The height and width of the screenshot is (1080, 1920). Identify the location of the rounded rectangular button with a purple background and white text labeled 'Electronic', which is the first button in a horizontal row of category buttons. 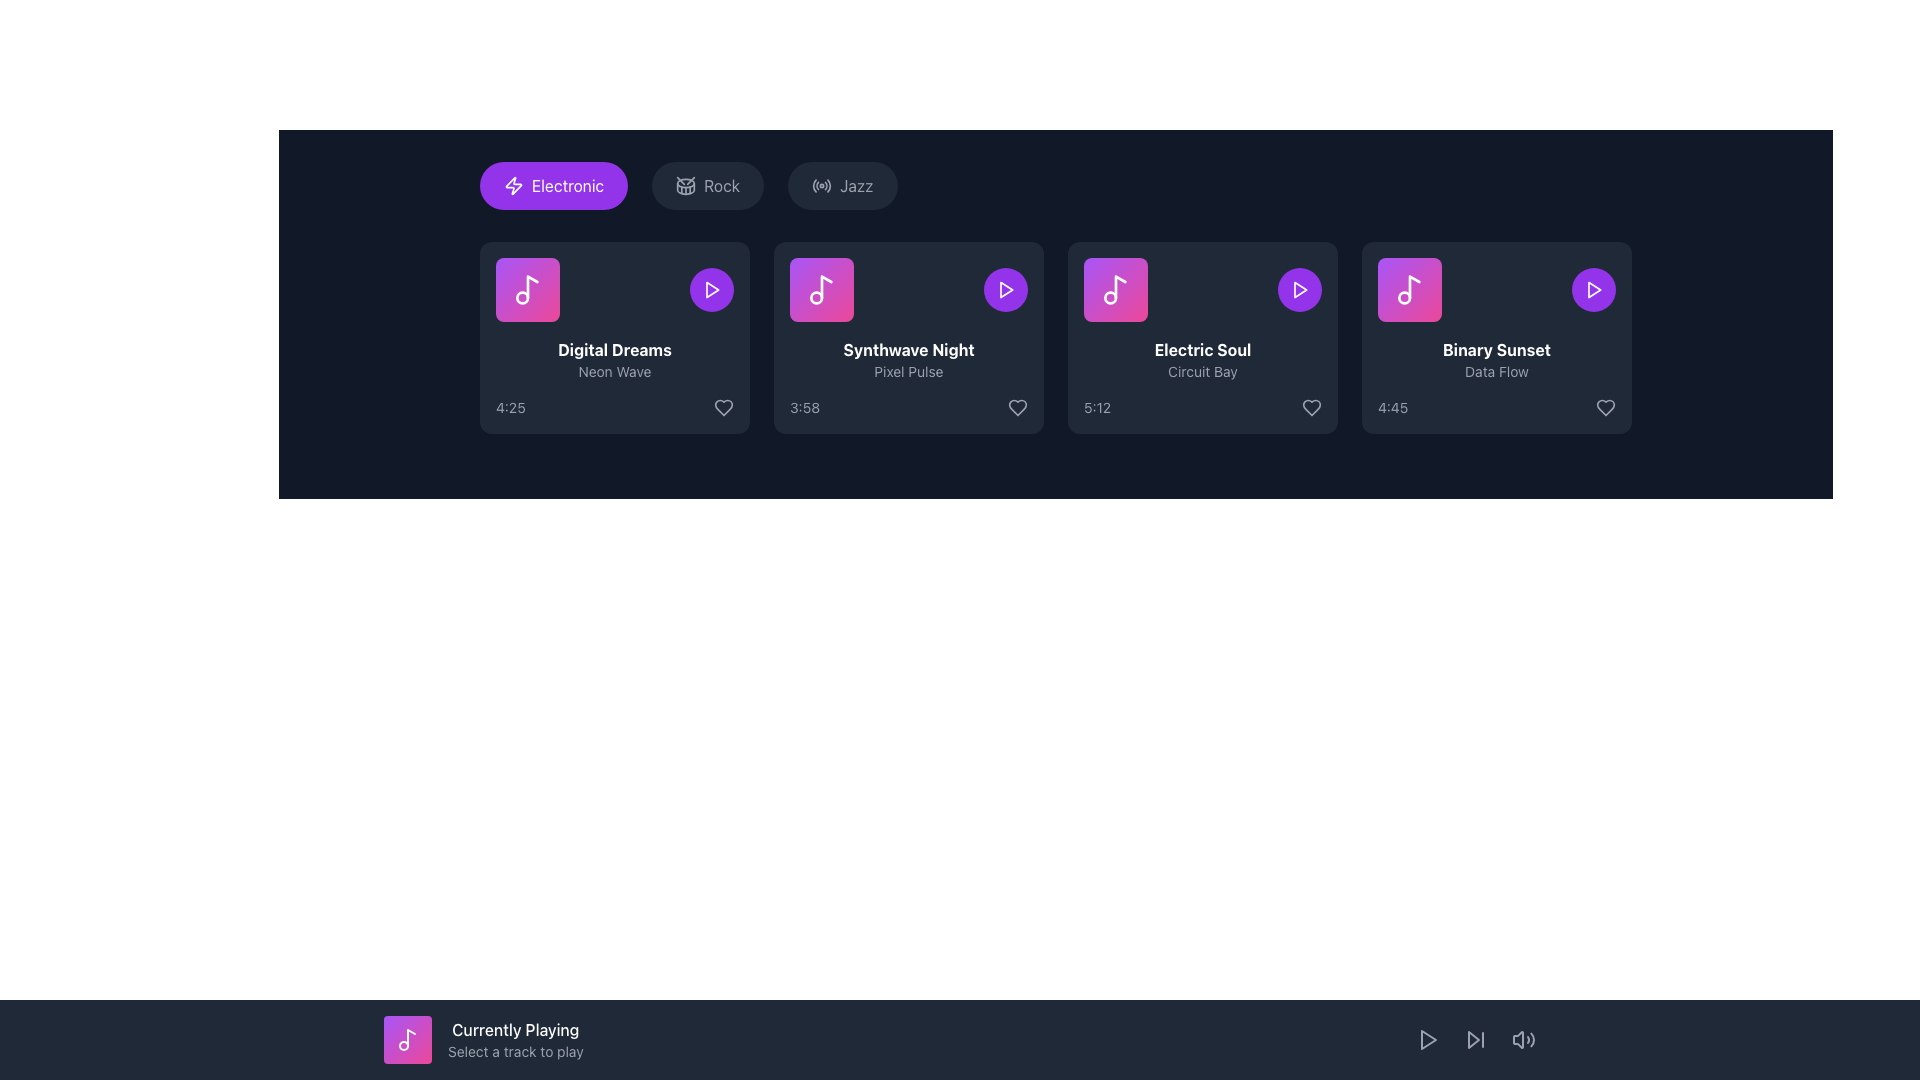
(554, 185).